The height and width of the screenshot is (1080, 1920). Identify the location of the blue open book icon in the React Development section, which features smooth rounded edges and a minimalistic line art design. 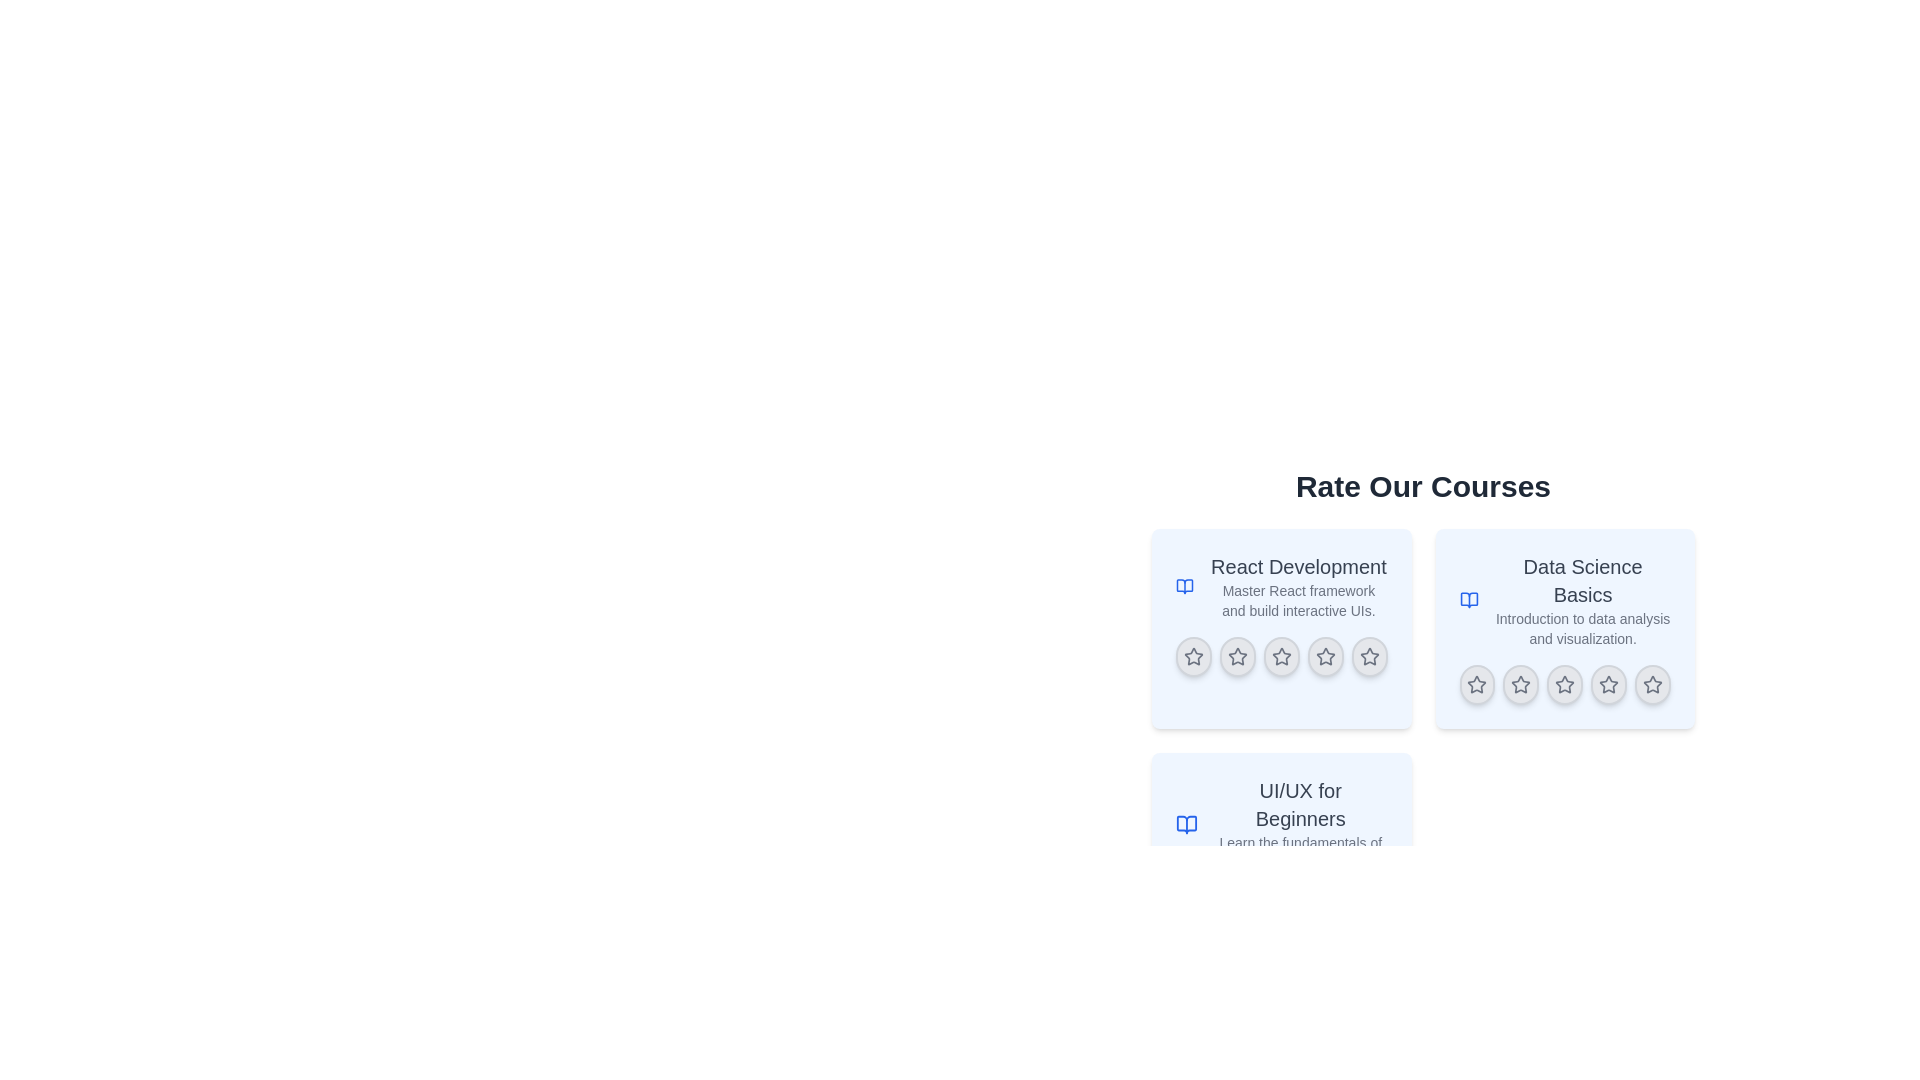
(1185, 585).